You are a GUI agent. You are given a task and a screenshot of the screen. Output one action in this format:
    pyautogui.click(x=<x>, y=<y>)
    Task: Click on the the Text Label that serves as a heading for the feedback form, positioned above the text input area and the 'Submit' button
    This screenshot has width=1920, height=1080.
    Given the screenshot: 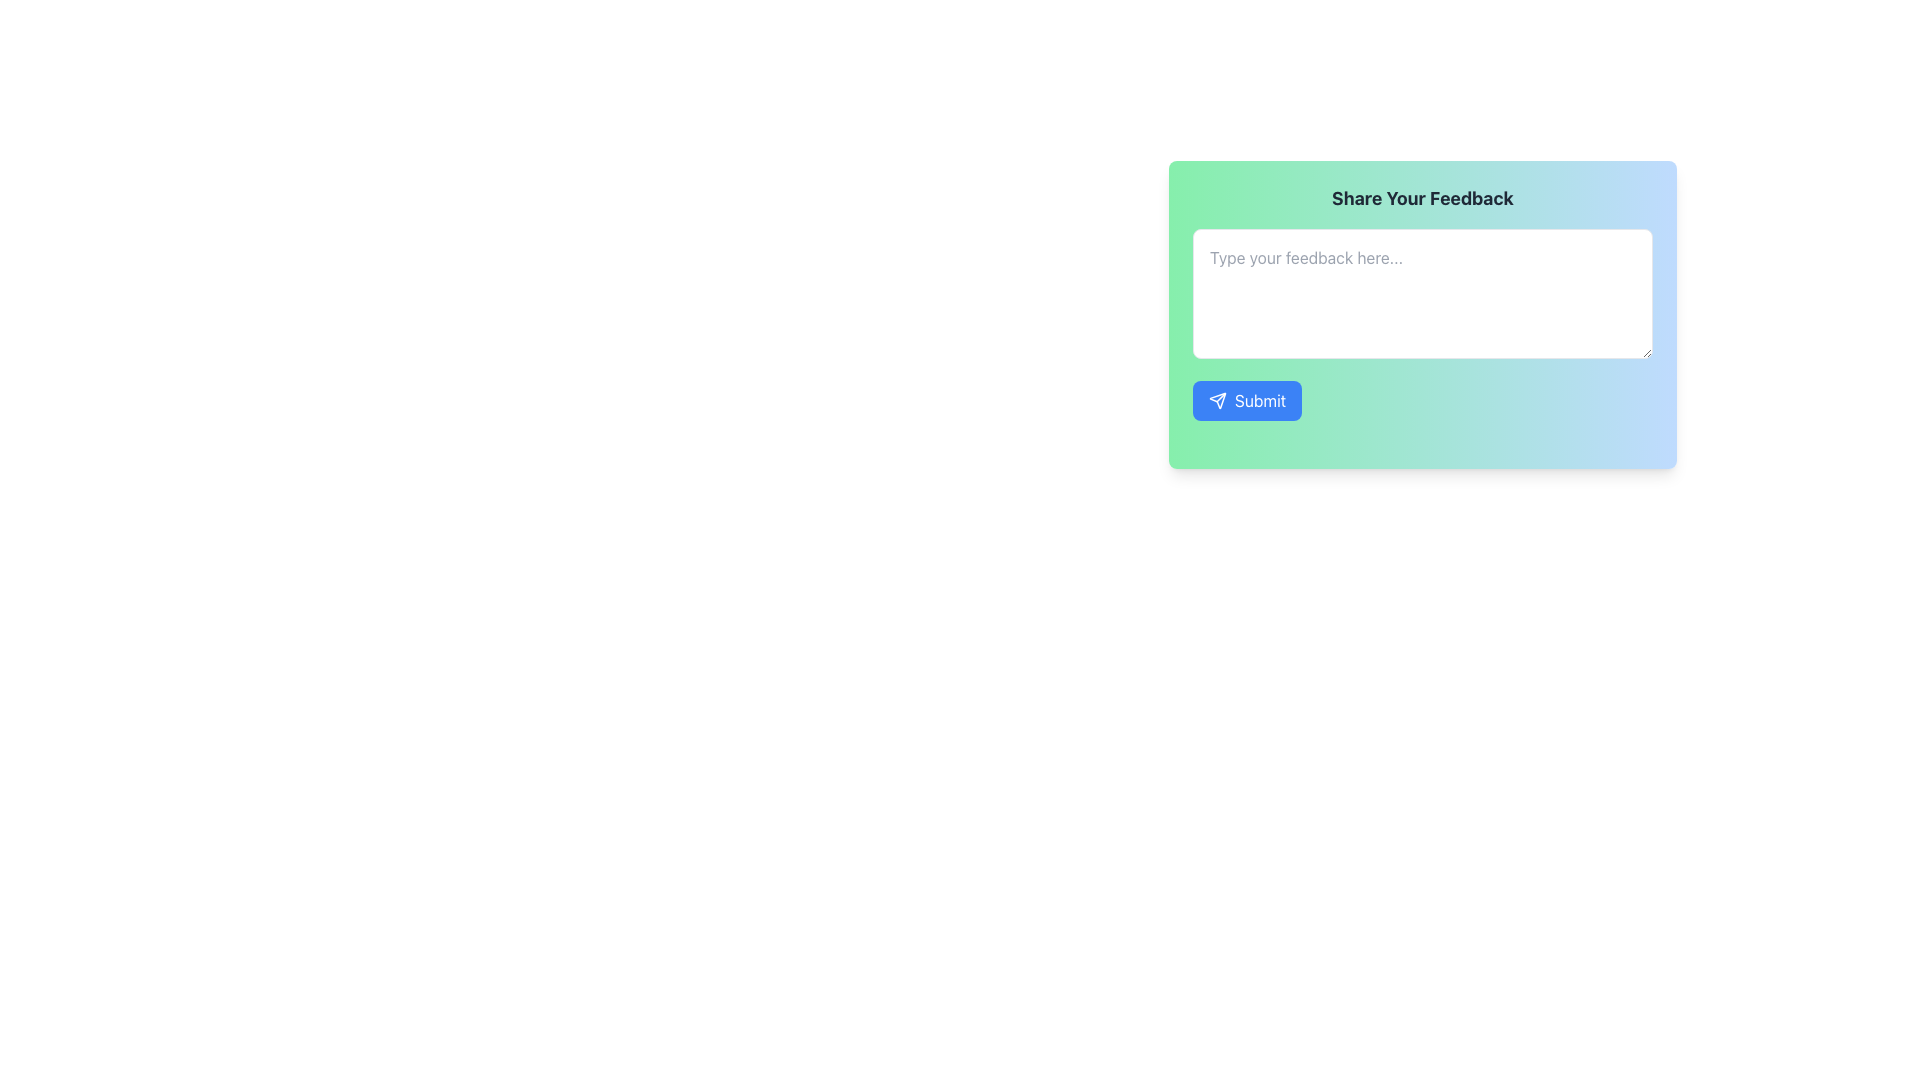 What is the action you would take?
    pyautogui.click(x=1421, y=199)
    